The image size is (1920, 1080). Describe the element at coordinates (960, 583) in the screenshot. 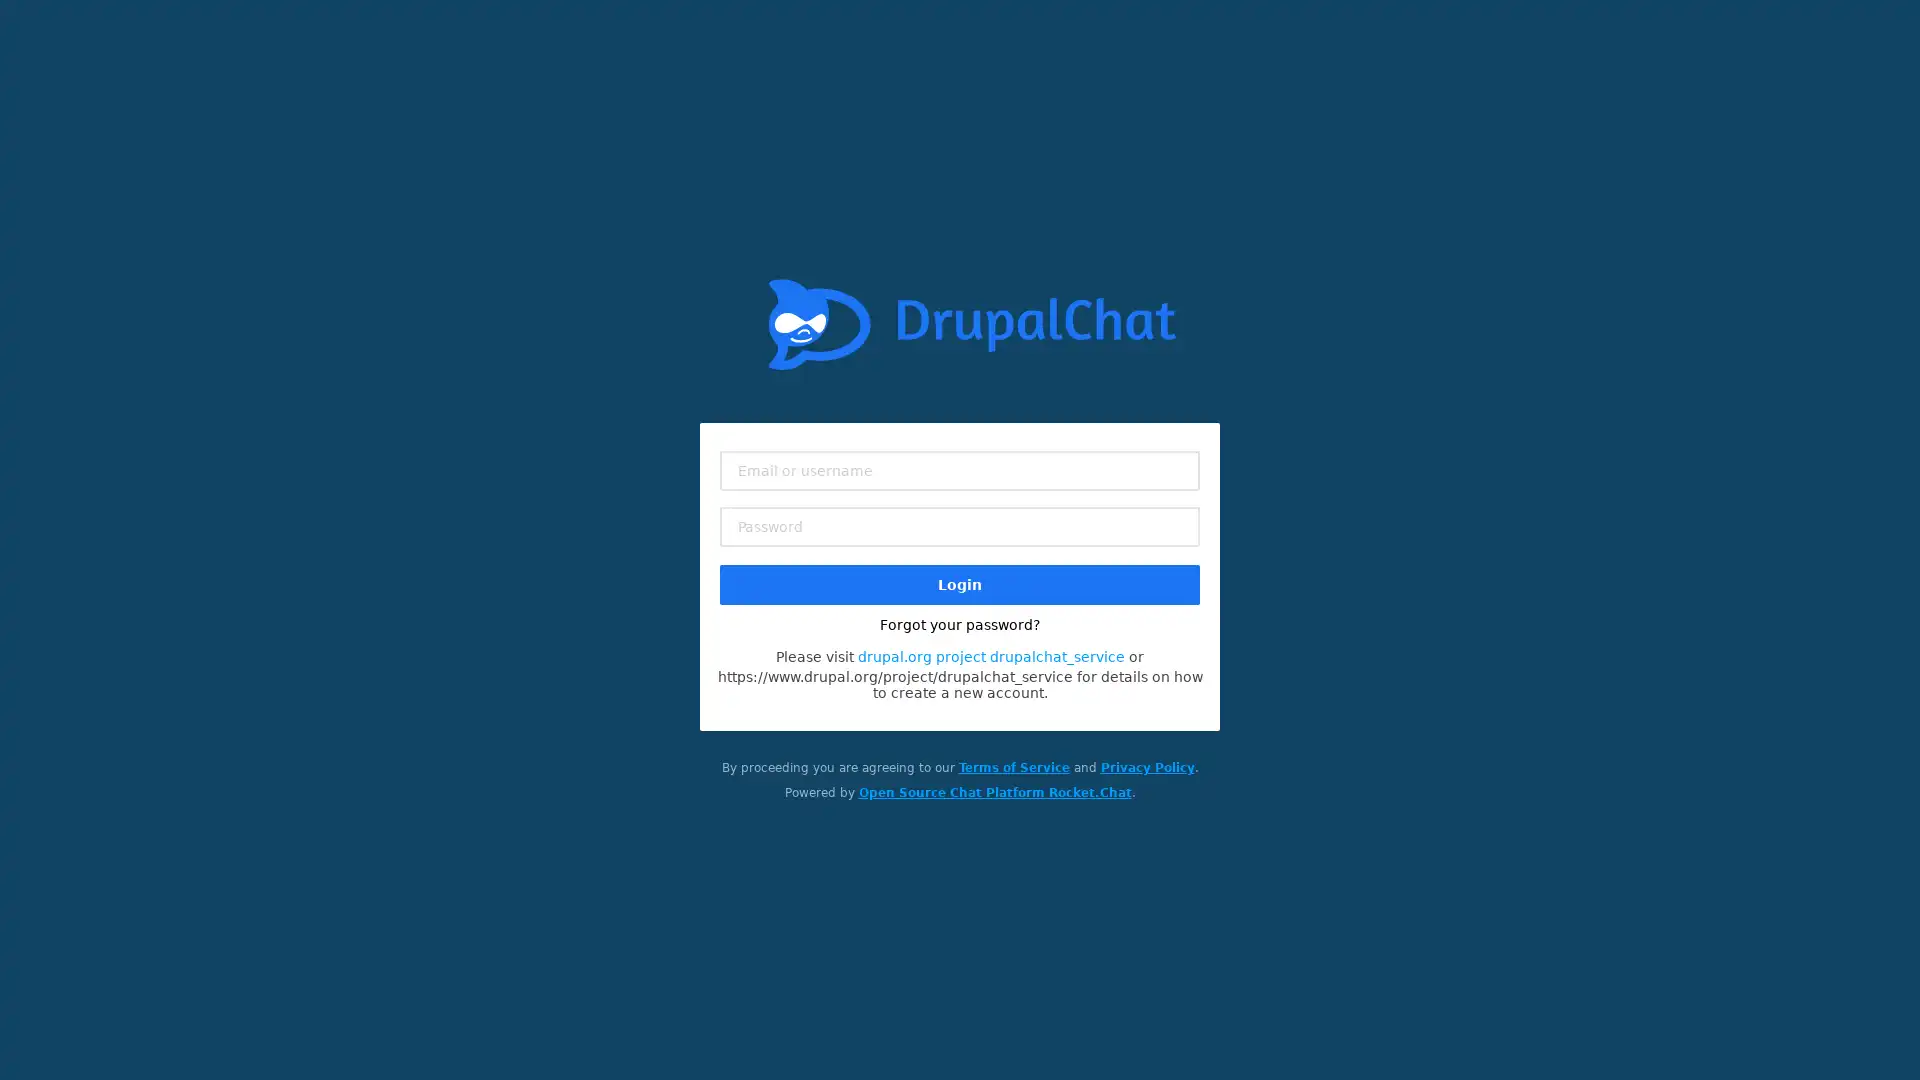

I see `Login` at that location.